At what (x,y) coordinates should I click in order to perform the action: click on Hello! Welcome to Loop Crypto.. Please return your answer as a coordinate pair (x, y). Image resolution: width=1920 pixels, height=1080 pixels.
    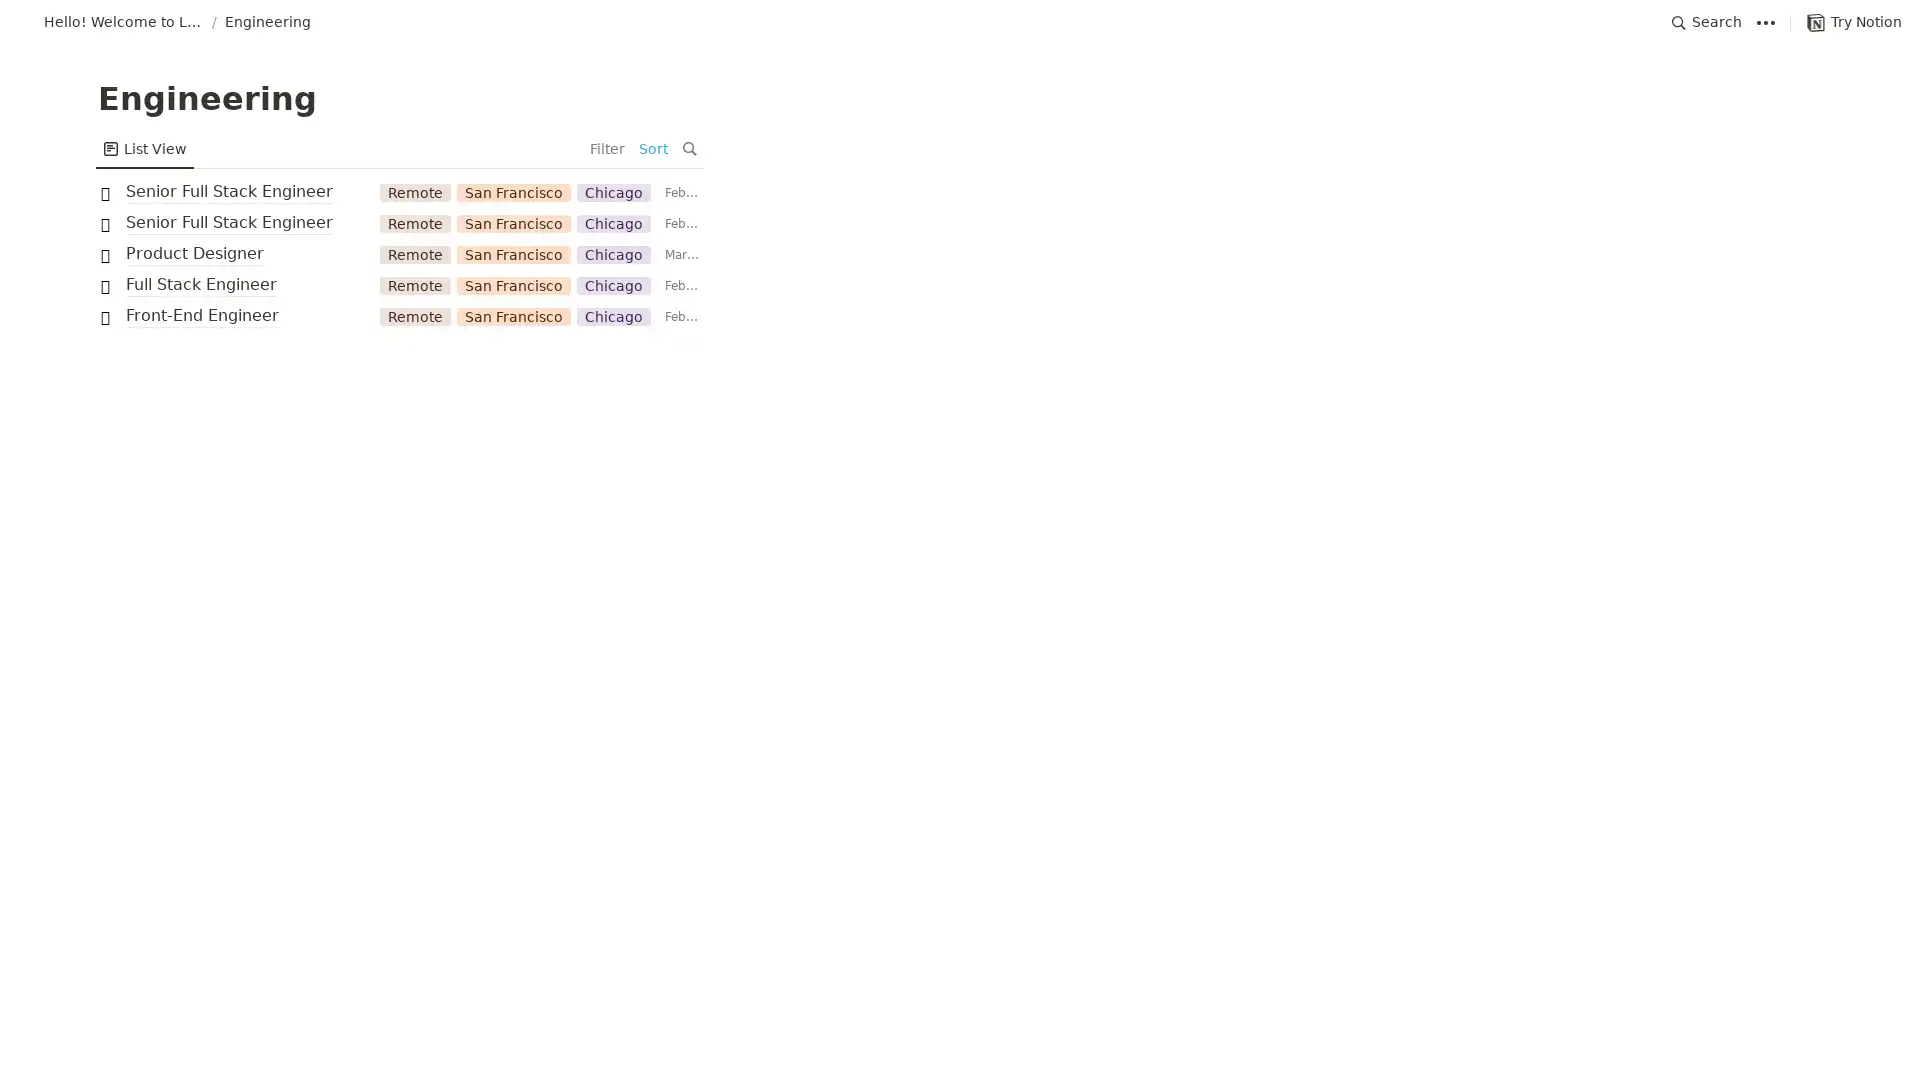
    Looking at the image, I should click on (109, 22).